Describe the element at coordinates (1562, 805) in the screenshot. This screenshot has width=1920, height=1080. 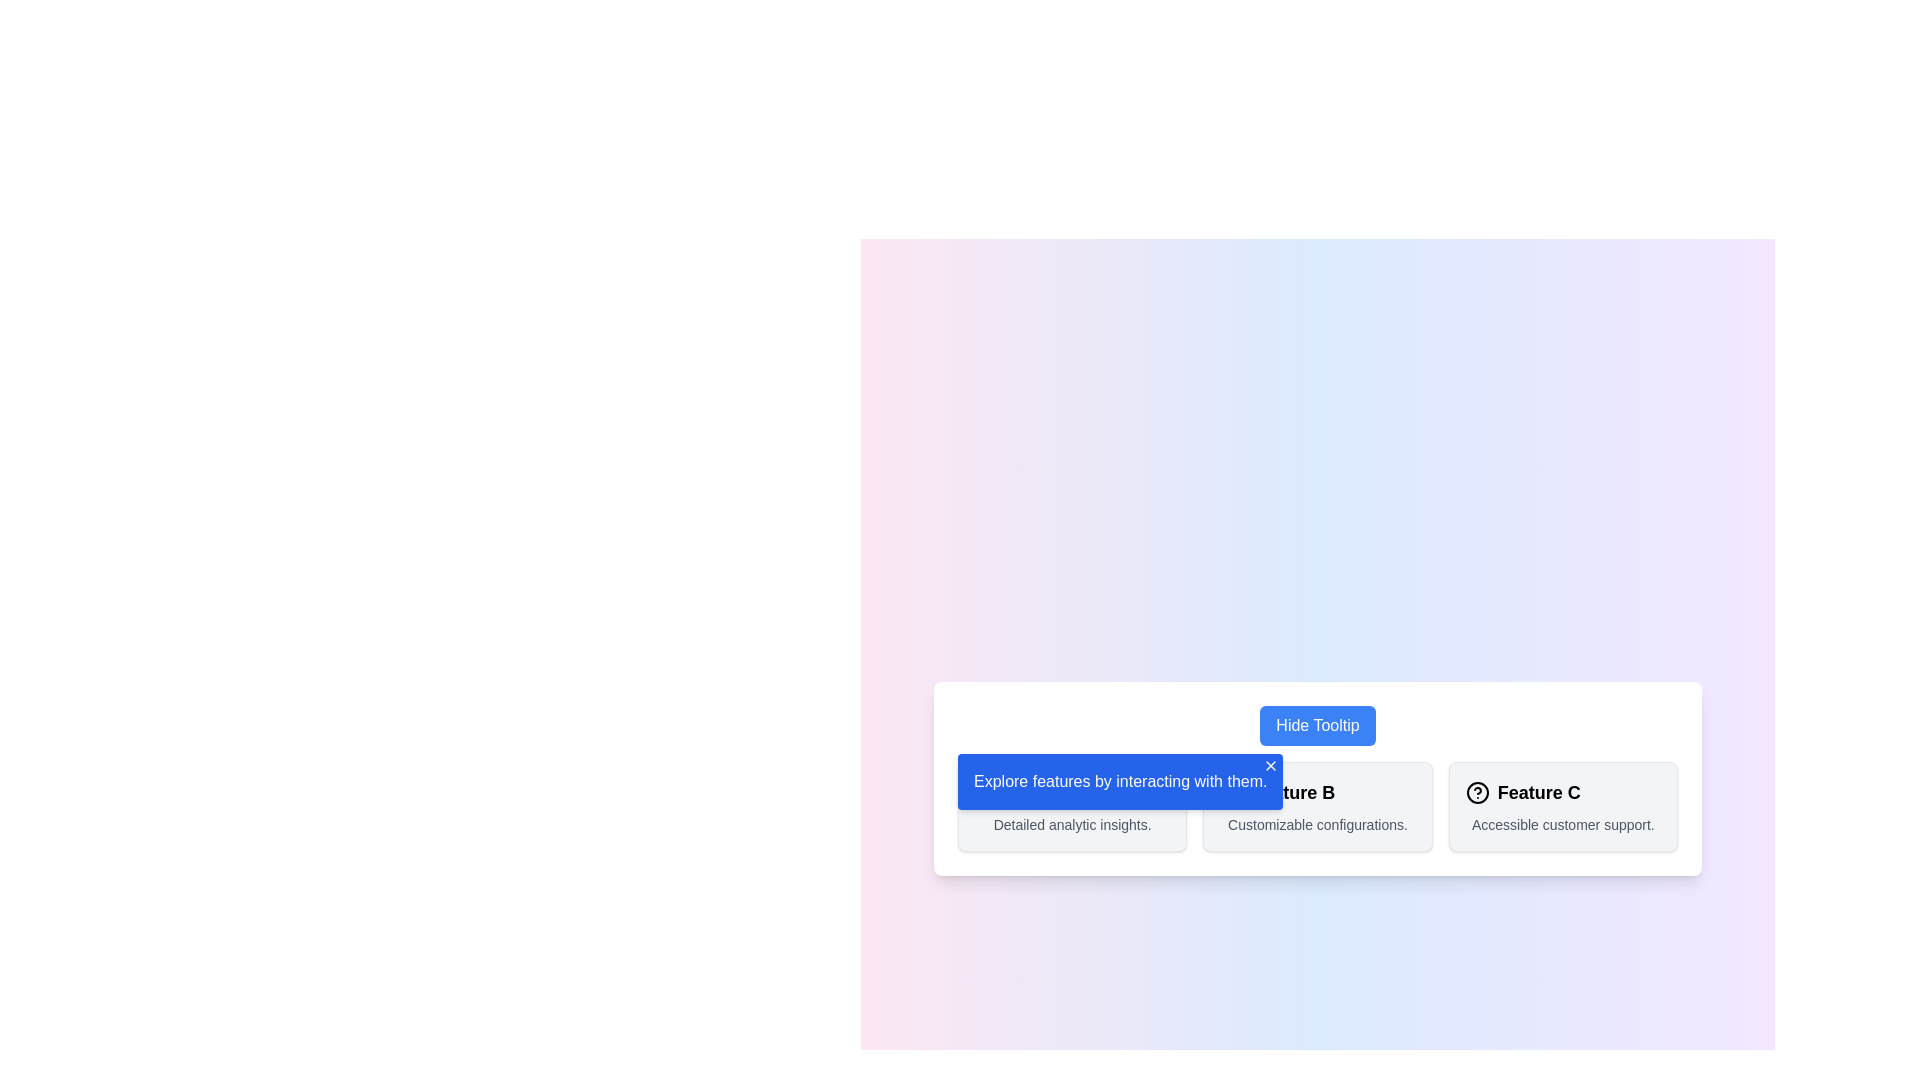
I see `the informational card featuring the question mark icon and bold text 'Feature C', which is the third card in a horizontal grid and has a light gray background` at that location.